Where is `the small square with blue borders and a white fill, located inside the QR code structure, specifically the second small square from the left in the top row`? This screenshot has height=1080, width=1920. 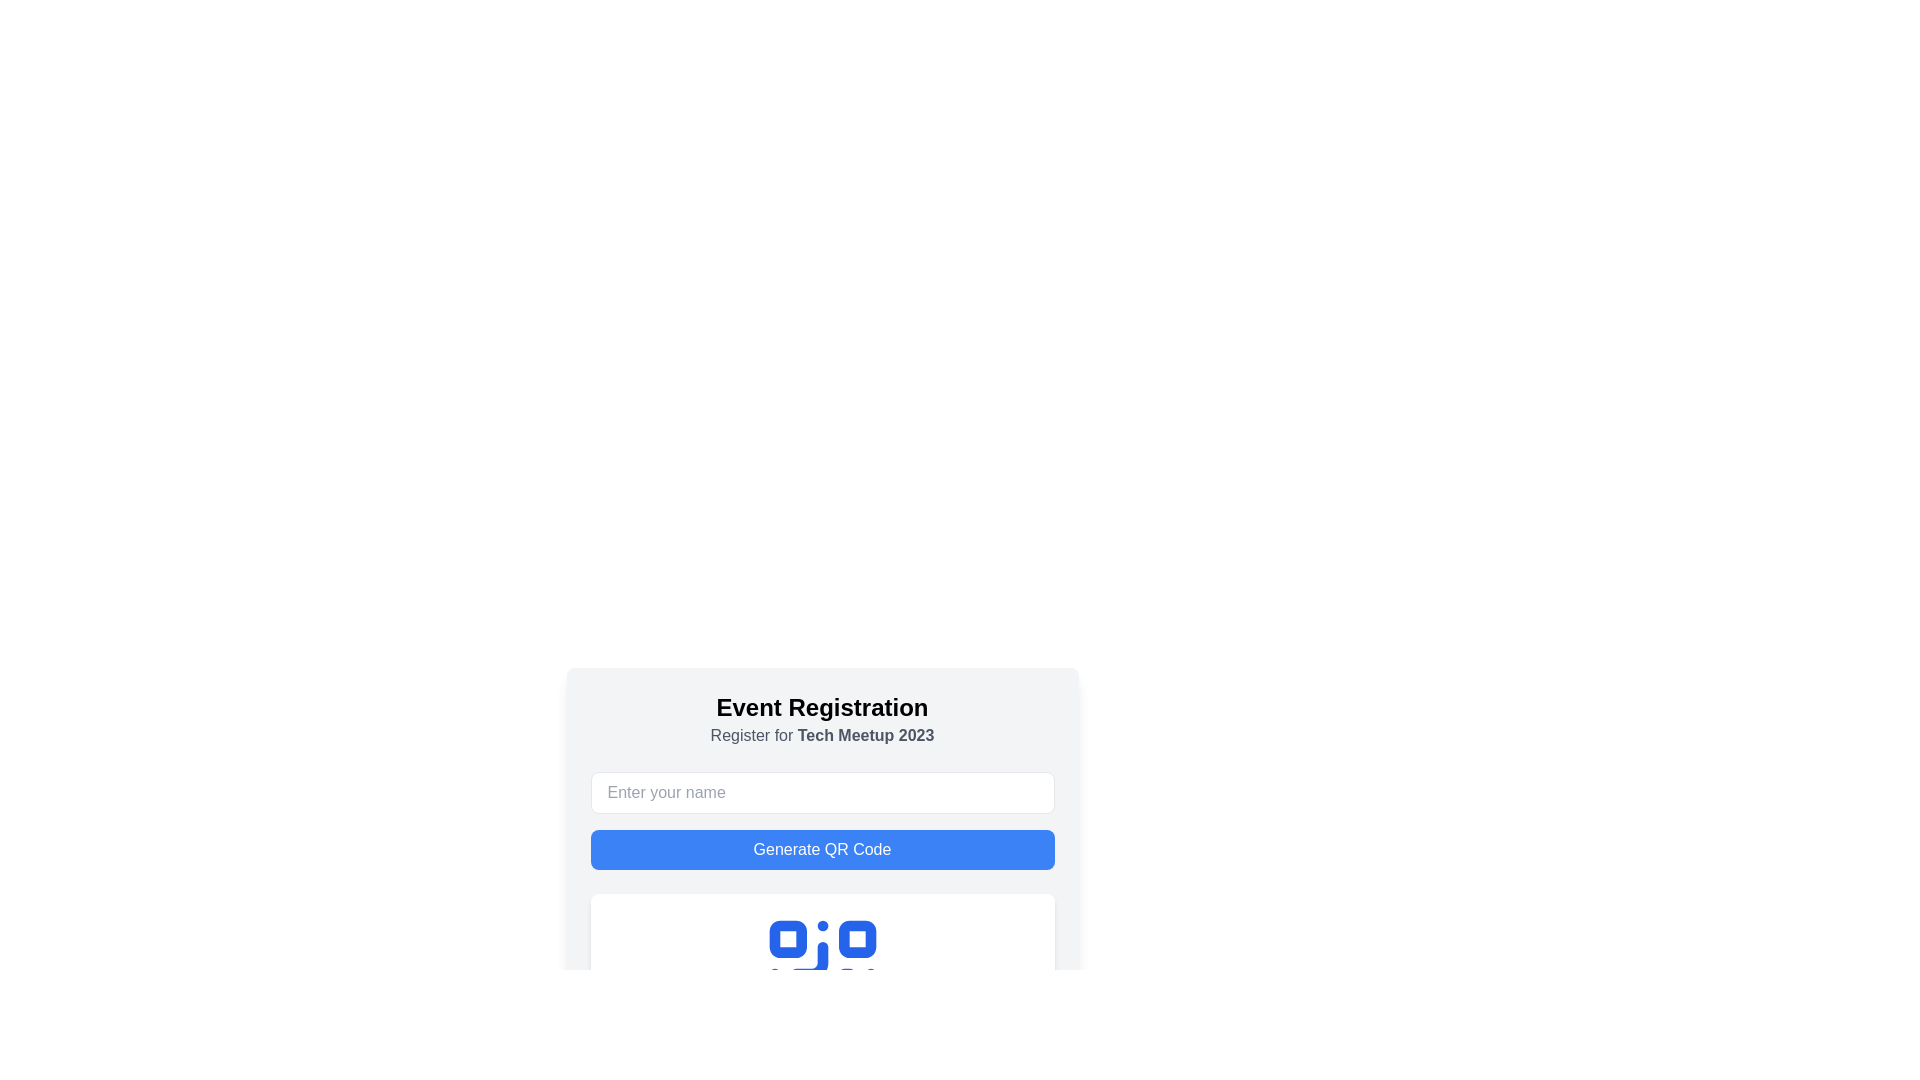 the small square with blue borders and a white fill, located inside the QR code structure, specifically the second small square from the left in the top row is located at coordinates (857, 939).